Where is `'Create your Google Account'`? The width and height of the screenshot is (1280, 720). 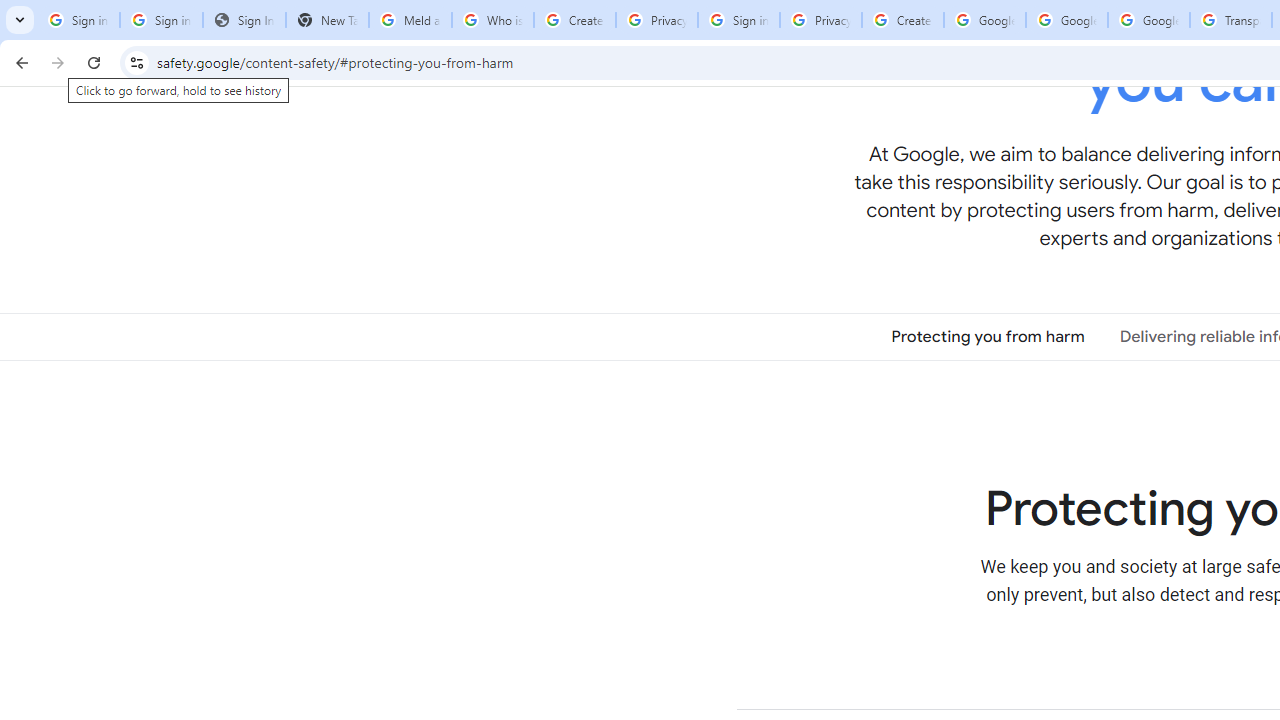 'Create your Google Account' is located at coordinates (902, 20).